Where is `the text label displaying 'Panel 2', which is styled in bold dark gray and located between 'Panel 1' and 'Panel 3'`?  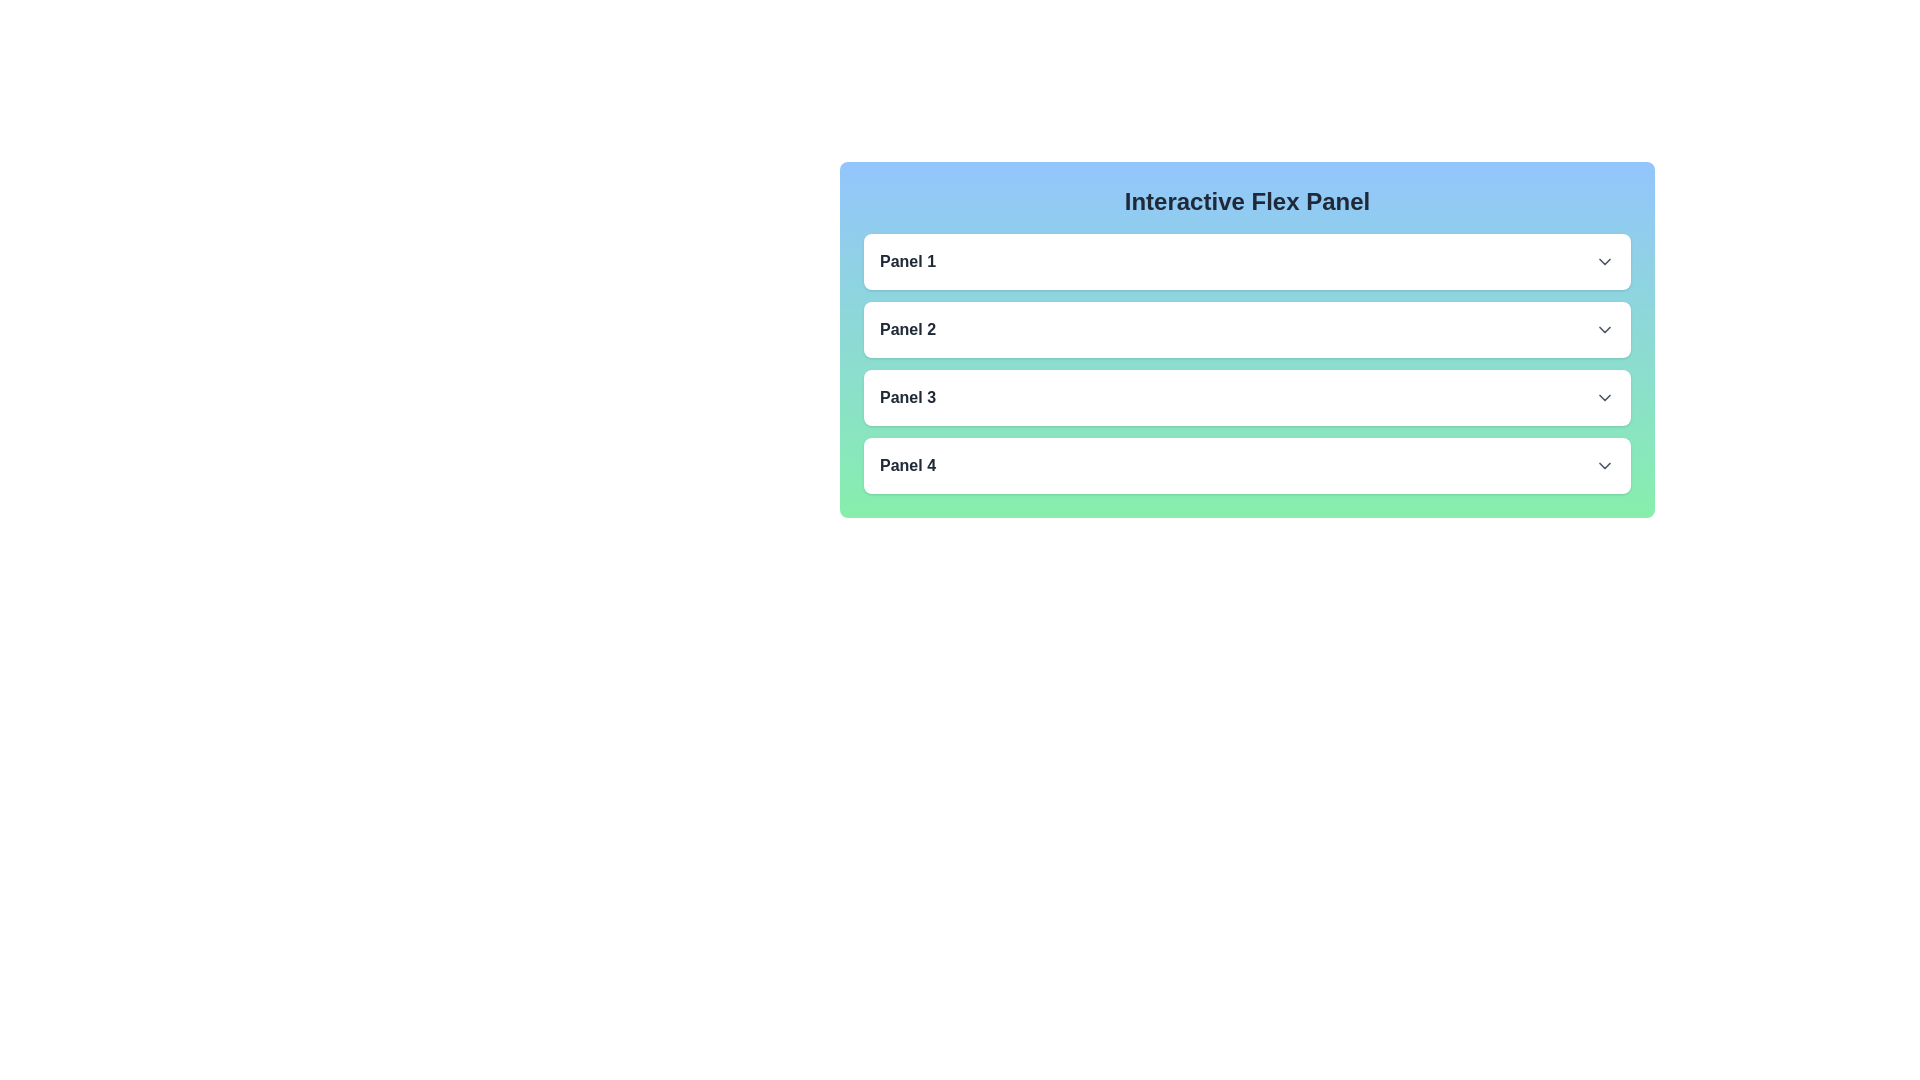
the text label displaying 'Panel 2', which is styled in bold dark gray and located between 'Panel 1' and 'Panel 3' is located at coordinates (906, 329).